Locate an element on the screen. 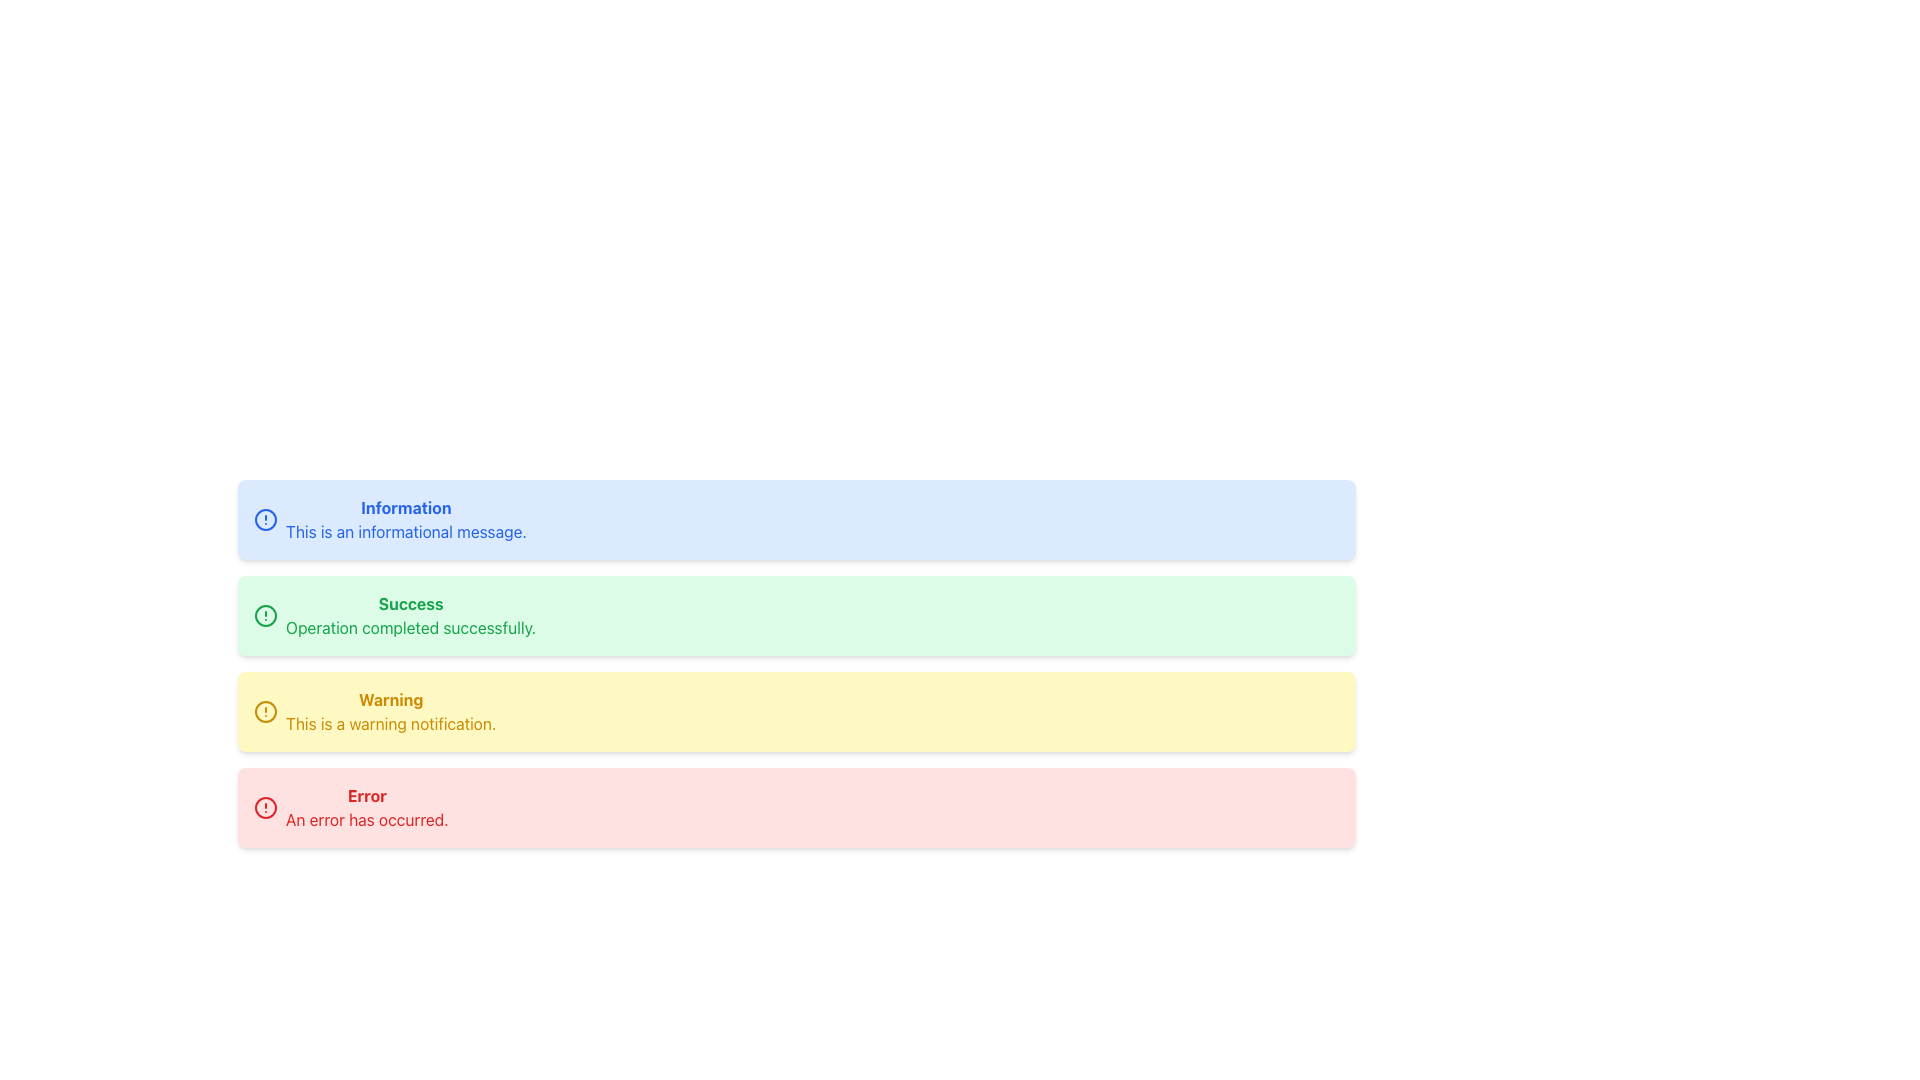 The width and height of the screenshot is (1920, 1080). informational message labeled 'Information' that is styled with blue text on a light blue background in the first notification box is located at coordinates (405, 519).